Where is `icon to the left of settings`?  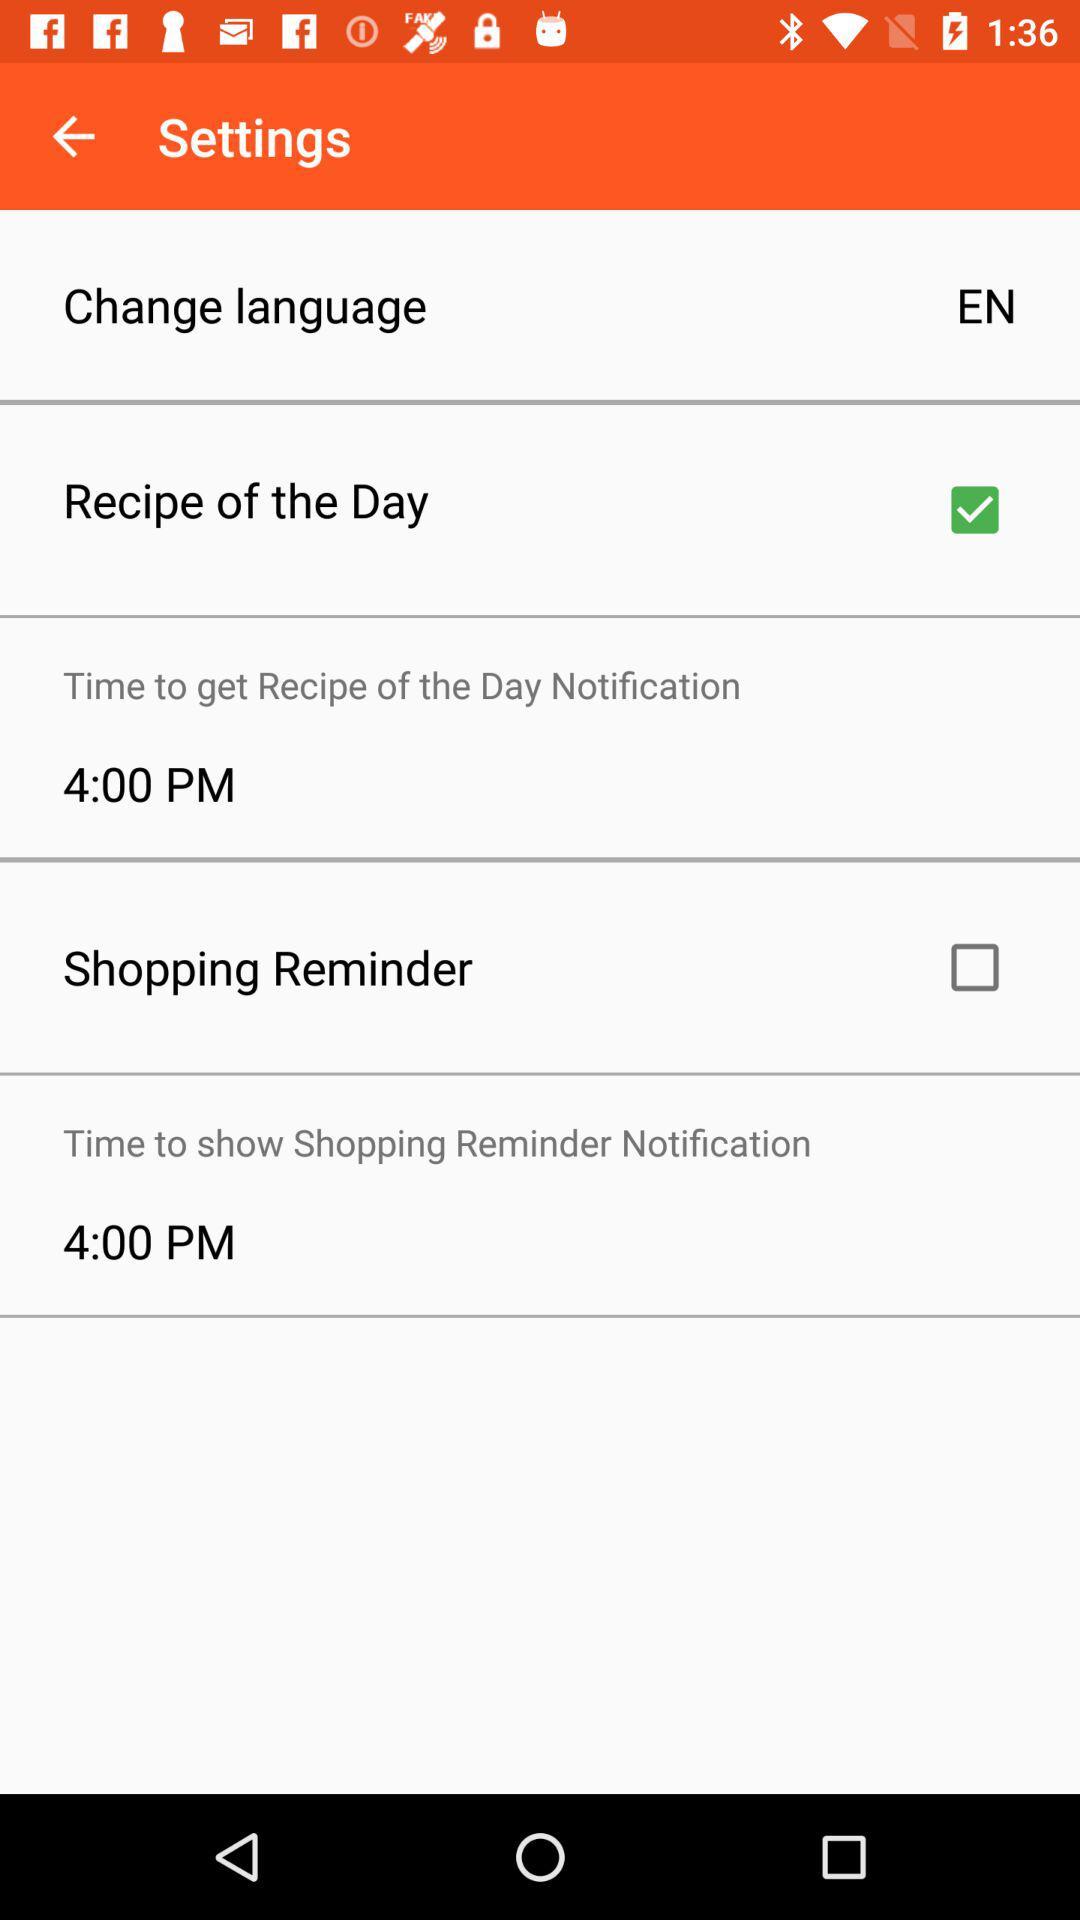
icon to the left of settings is located at coordinates (72, 135).